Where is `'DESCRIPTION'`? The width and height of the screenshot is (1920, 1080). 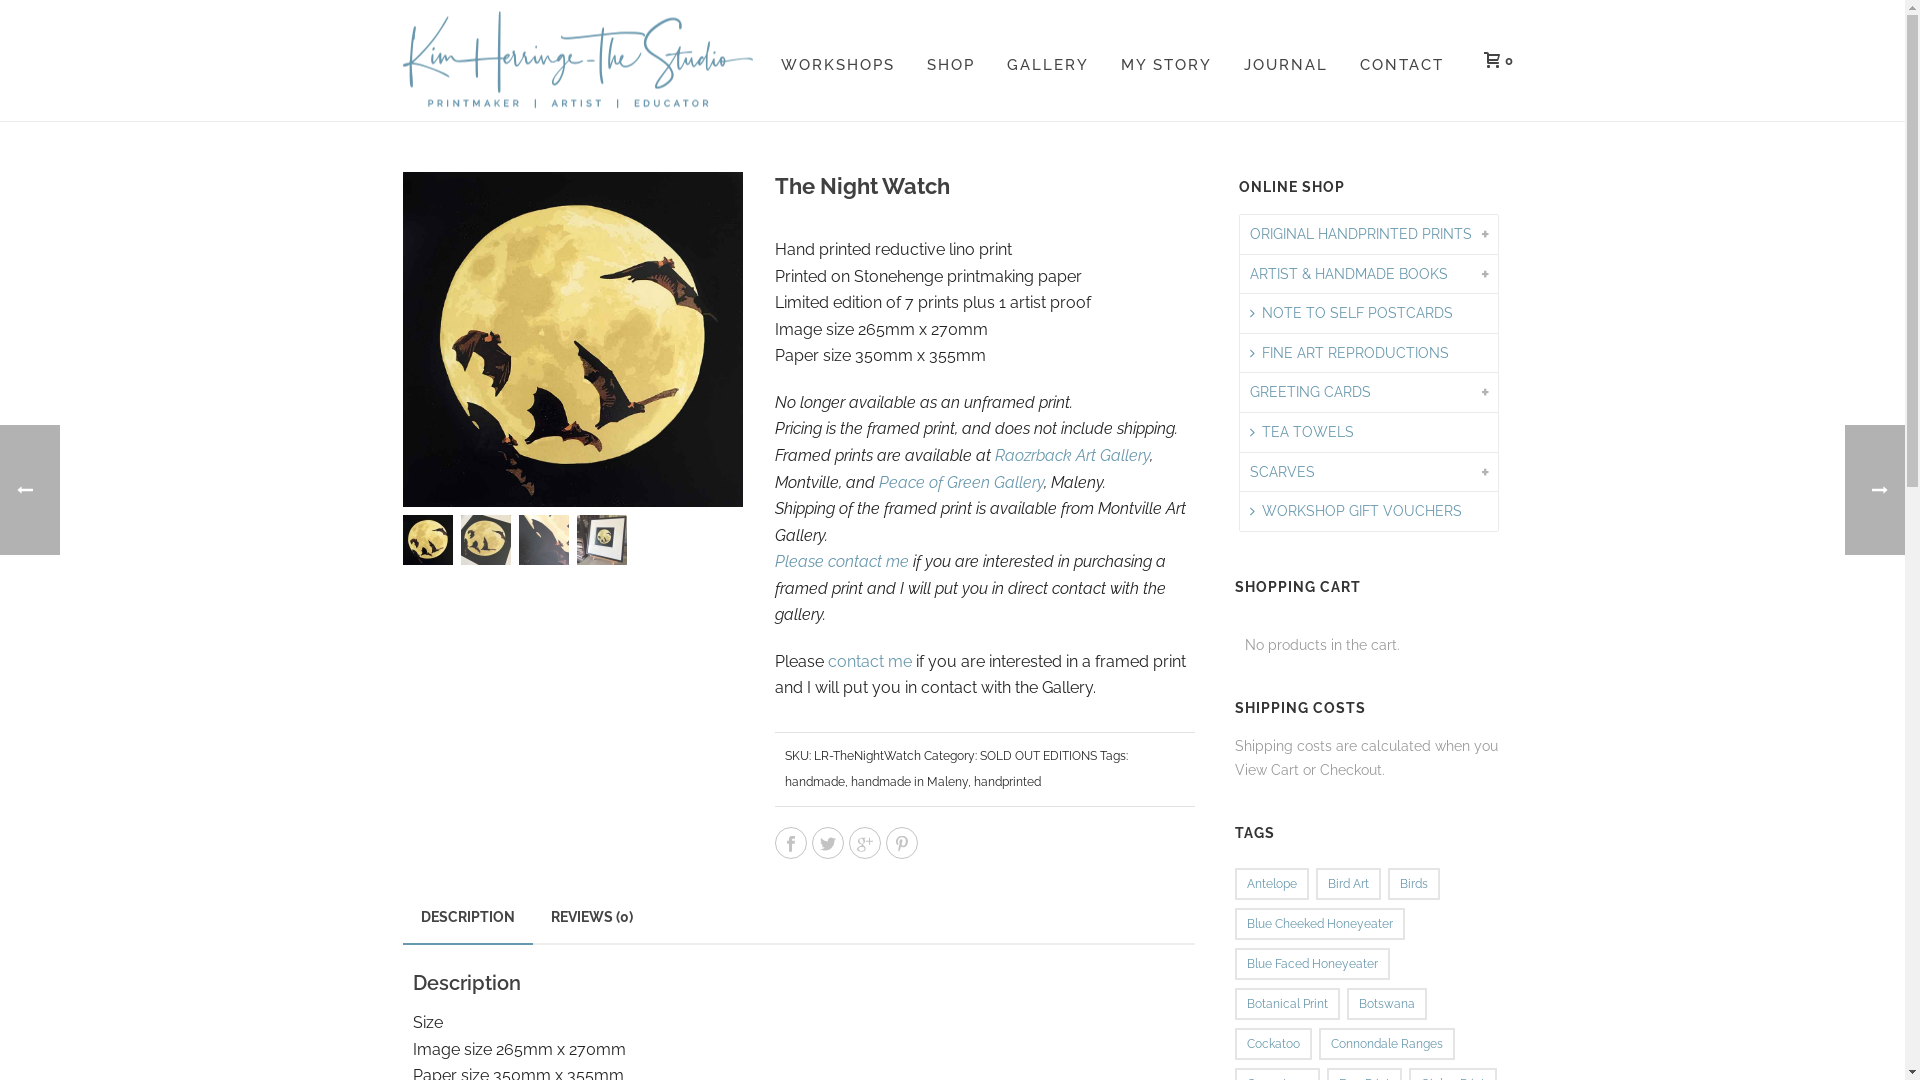 'DESCRIPTION' is located at coordinates (465, 918).